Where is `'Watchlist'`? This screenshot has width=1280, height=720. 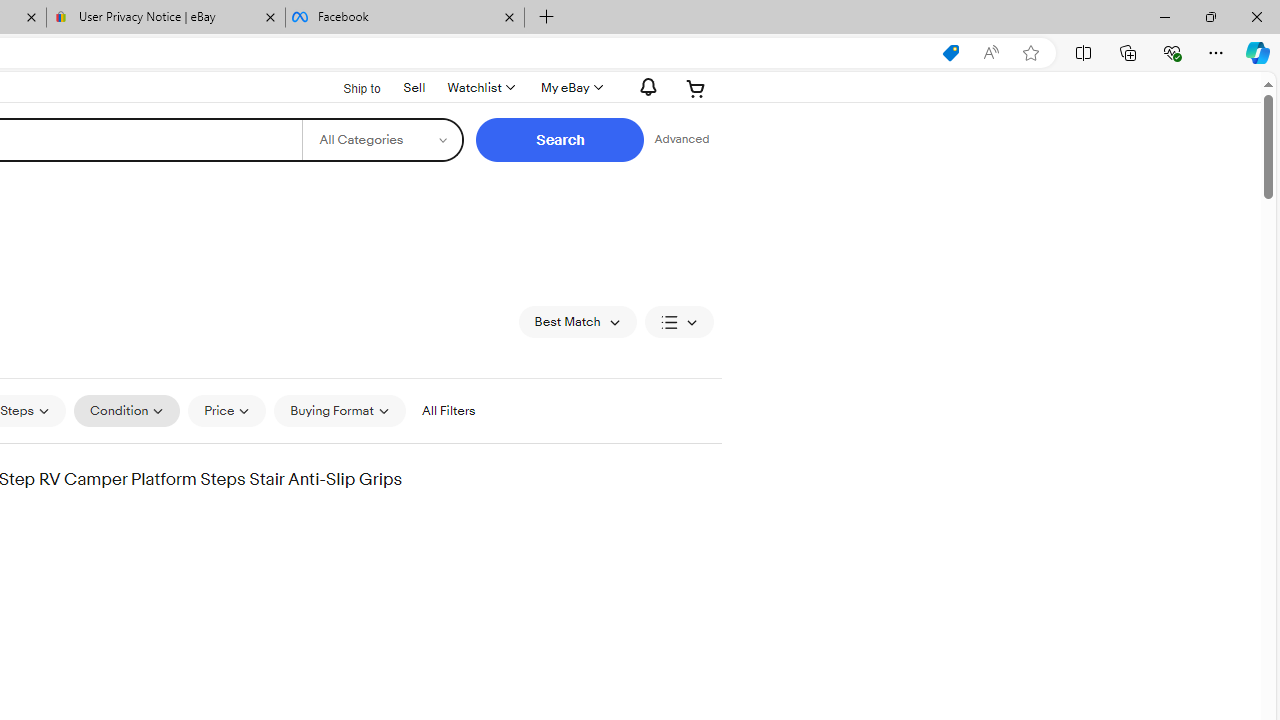 'Watchlist' is located at coordinates (480, 87).